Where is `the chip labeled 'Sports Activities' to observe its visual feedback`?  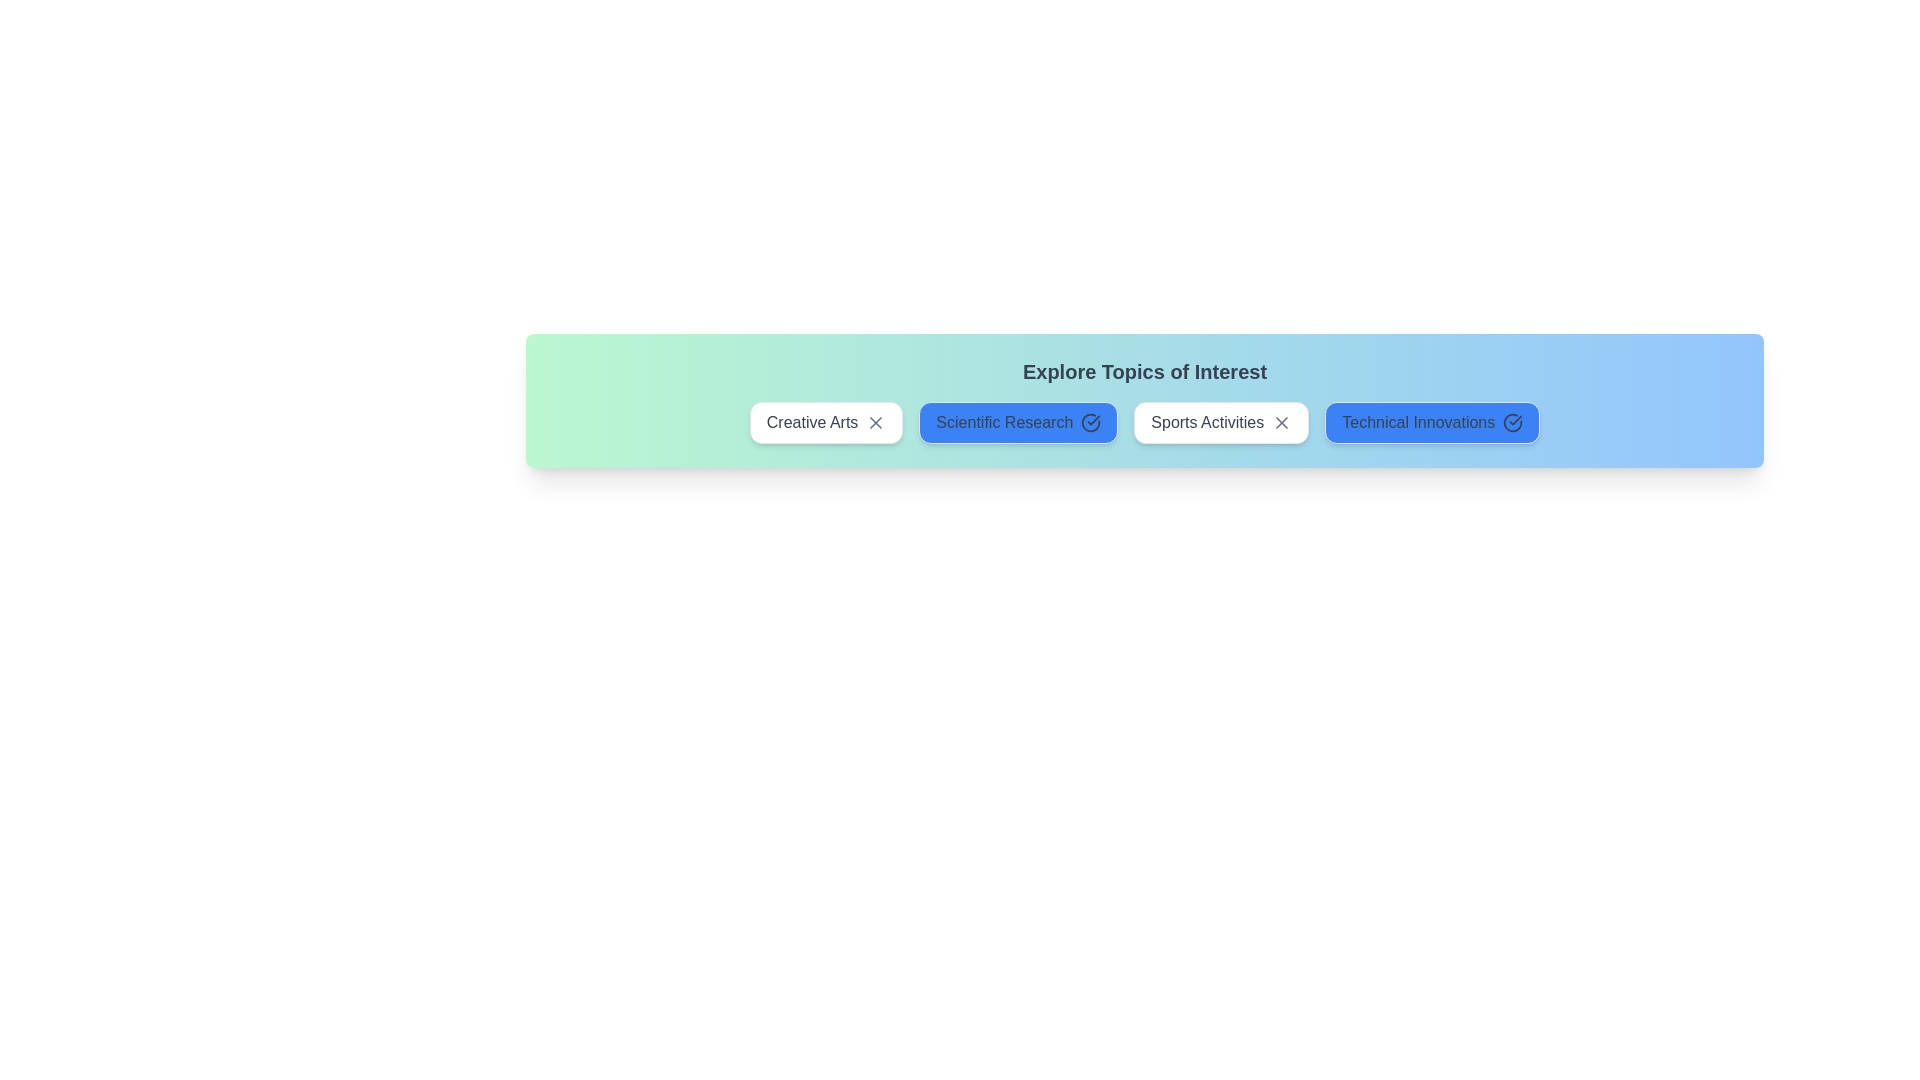
the chip labeled 'Sports Activities' to observe its visual feedback is located at coordinates (1220, 422).